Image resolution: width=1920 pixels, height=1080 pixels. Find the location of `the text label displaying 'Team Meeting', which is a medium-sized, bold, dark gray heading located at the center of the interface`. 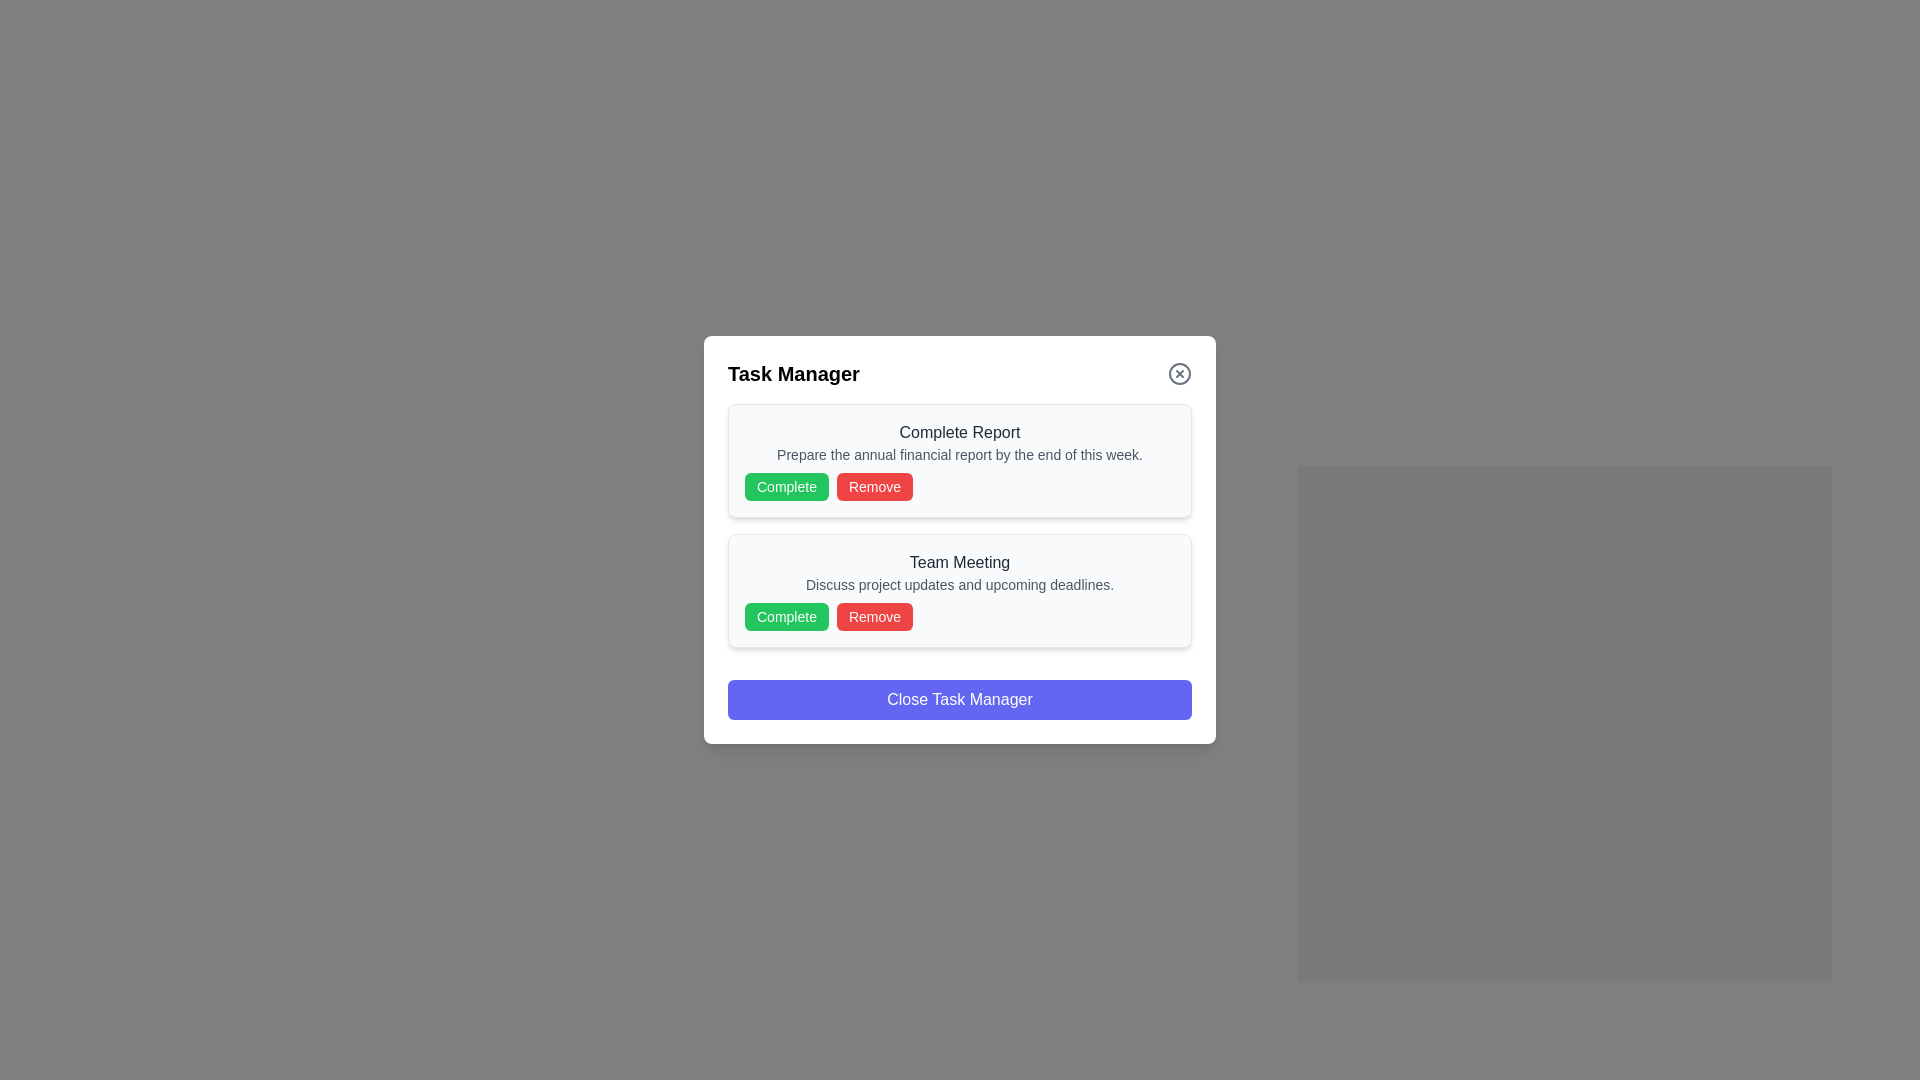

the text label displaying 'Team Meeting', which is a medium-sized, bold, dark gray heading located at the center of the interface is located at coordinates (960, 563).